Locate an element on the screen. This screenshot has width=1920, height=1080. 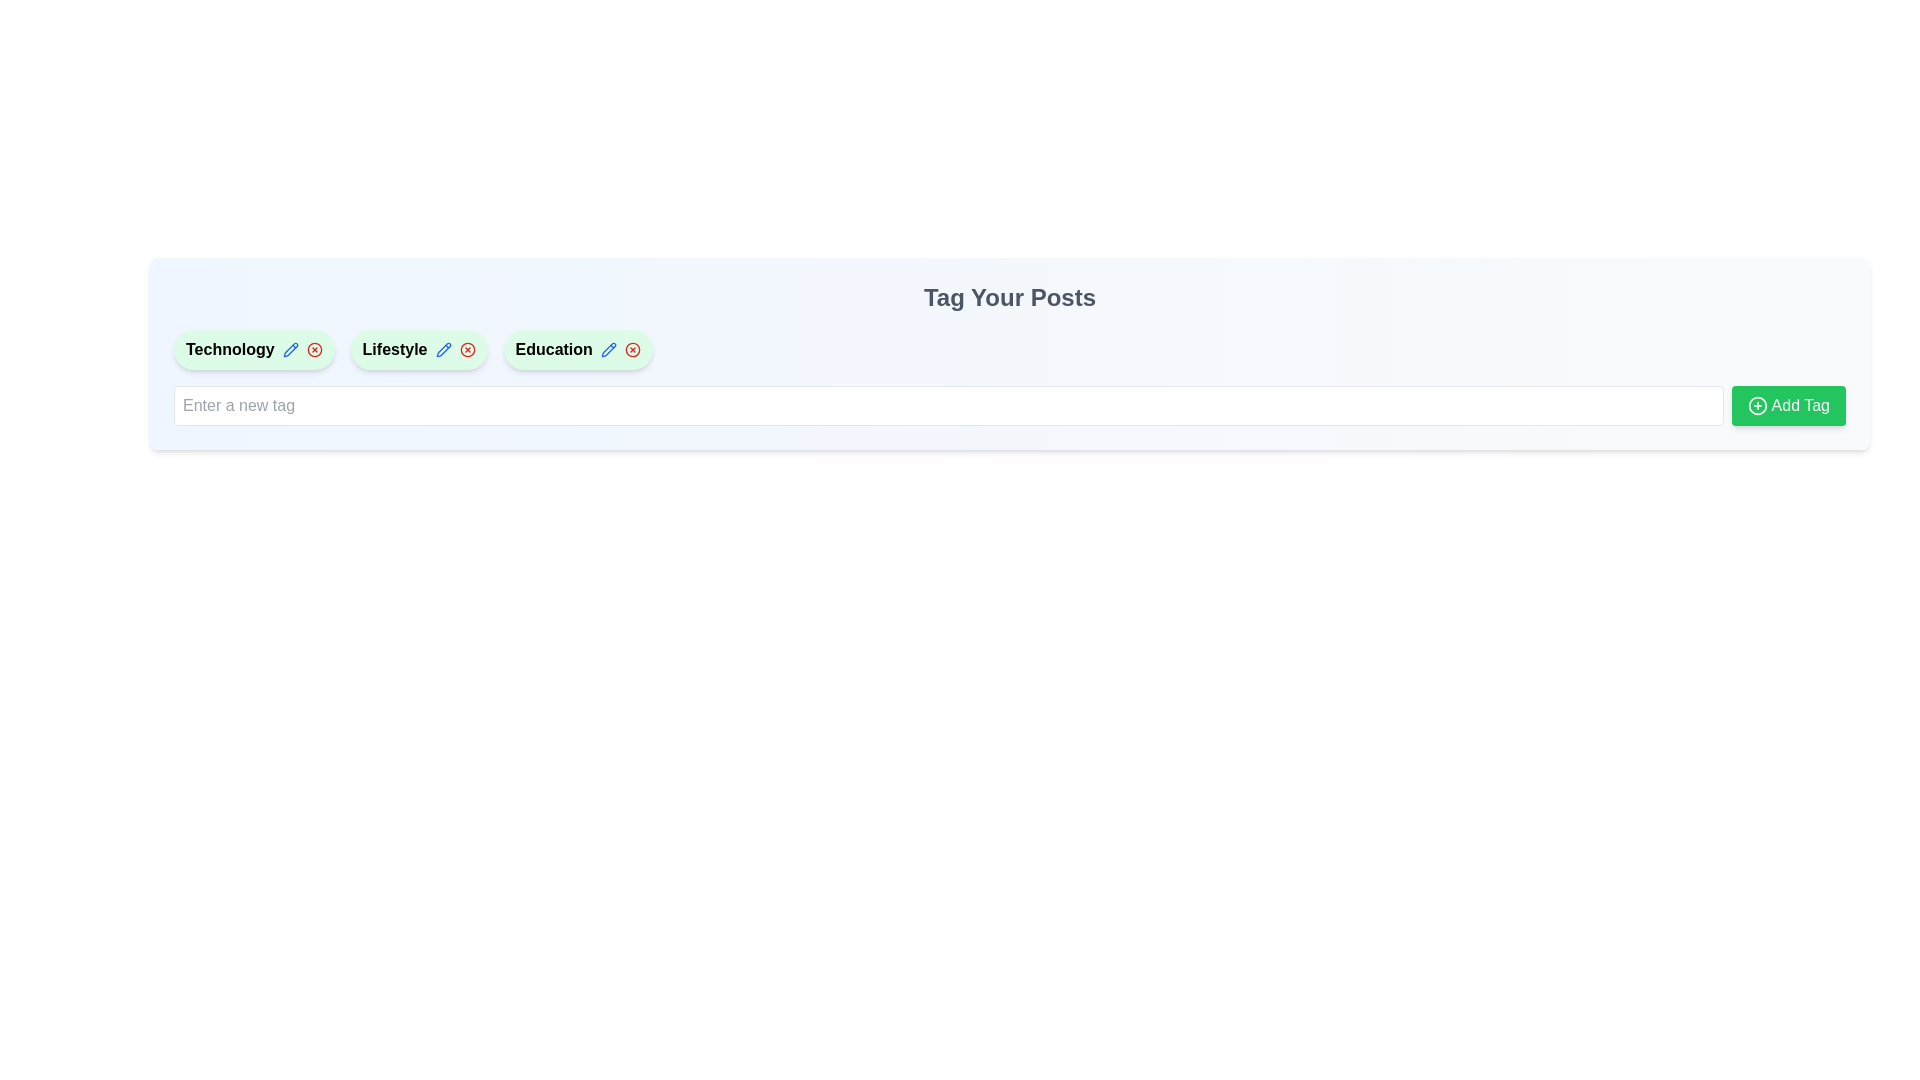
the close or delete icon associated with the 'Lifestyle' tag is located at coordinates (466, 349).